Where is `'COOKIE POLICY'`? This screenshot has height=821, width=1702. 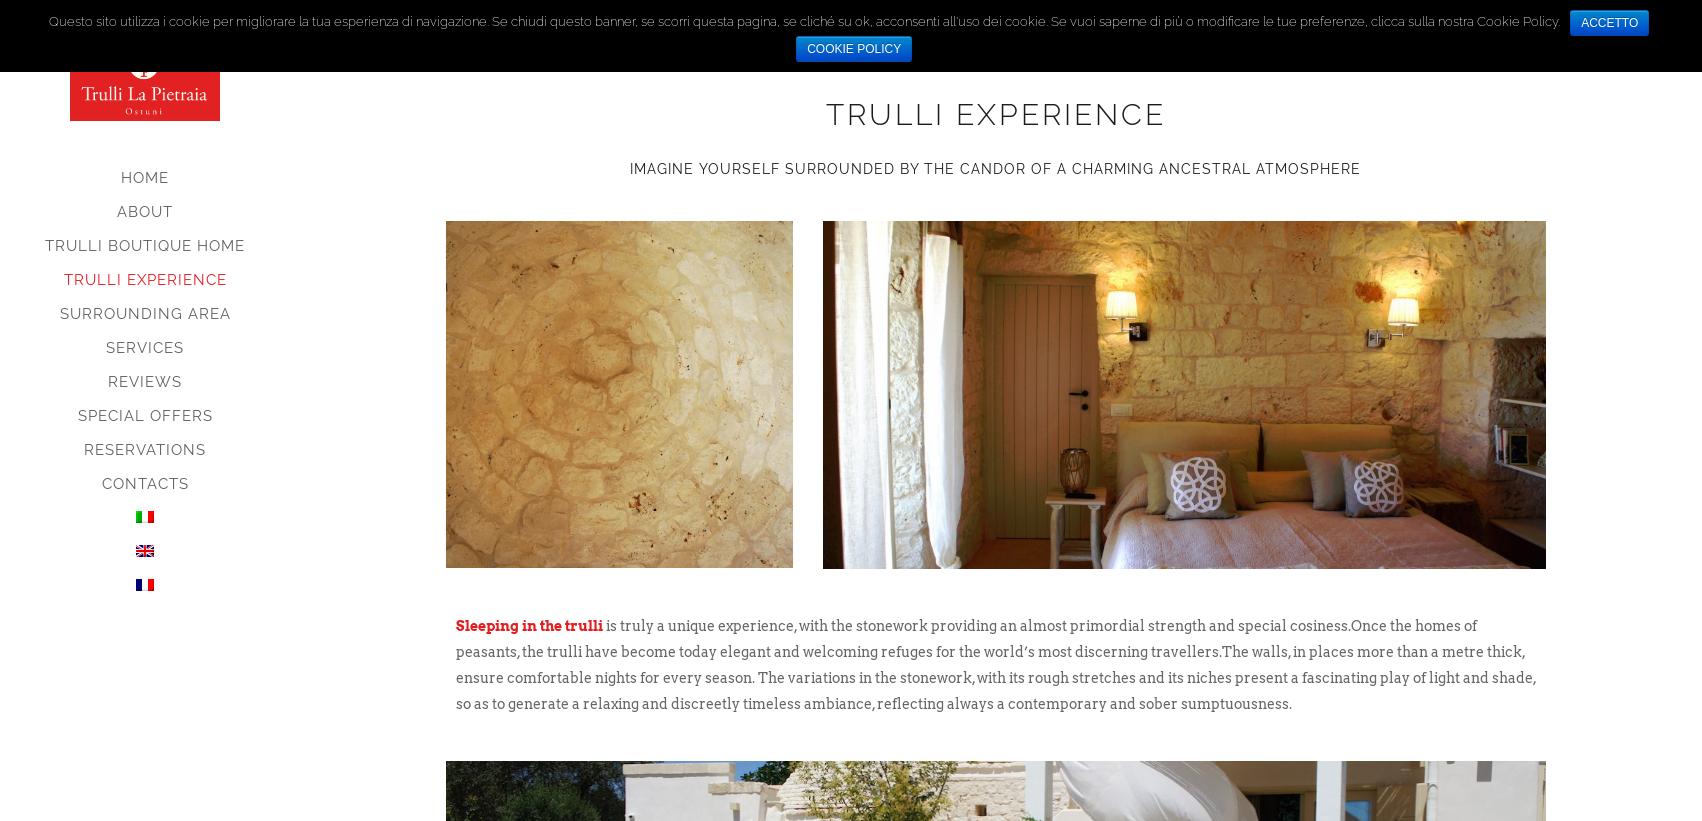
'COOKIE POLICY' is located at coordinates (854, 49).